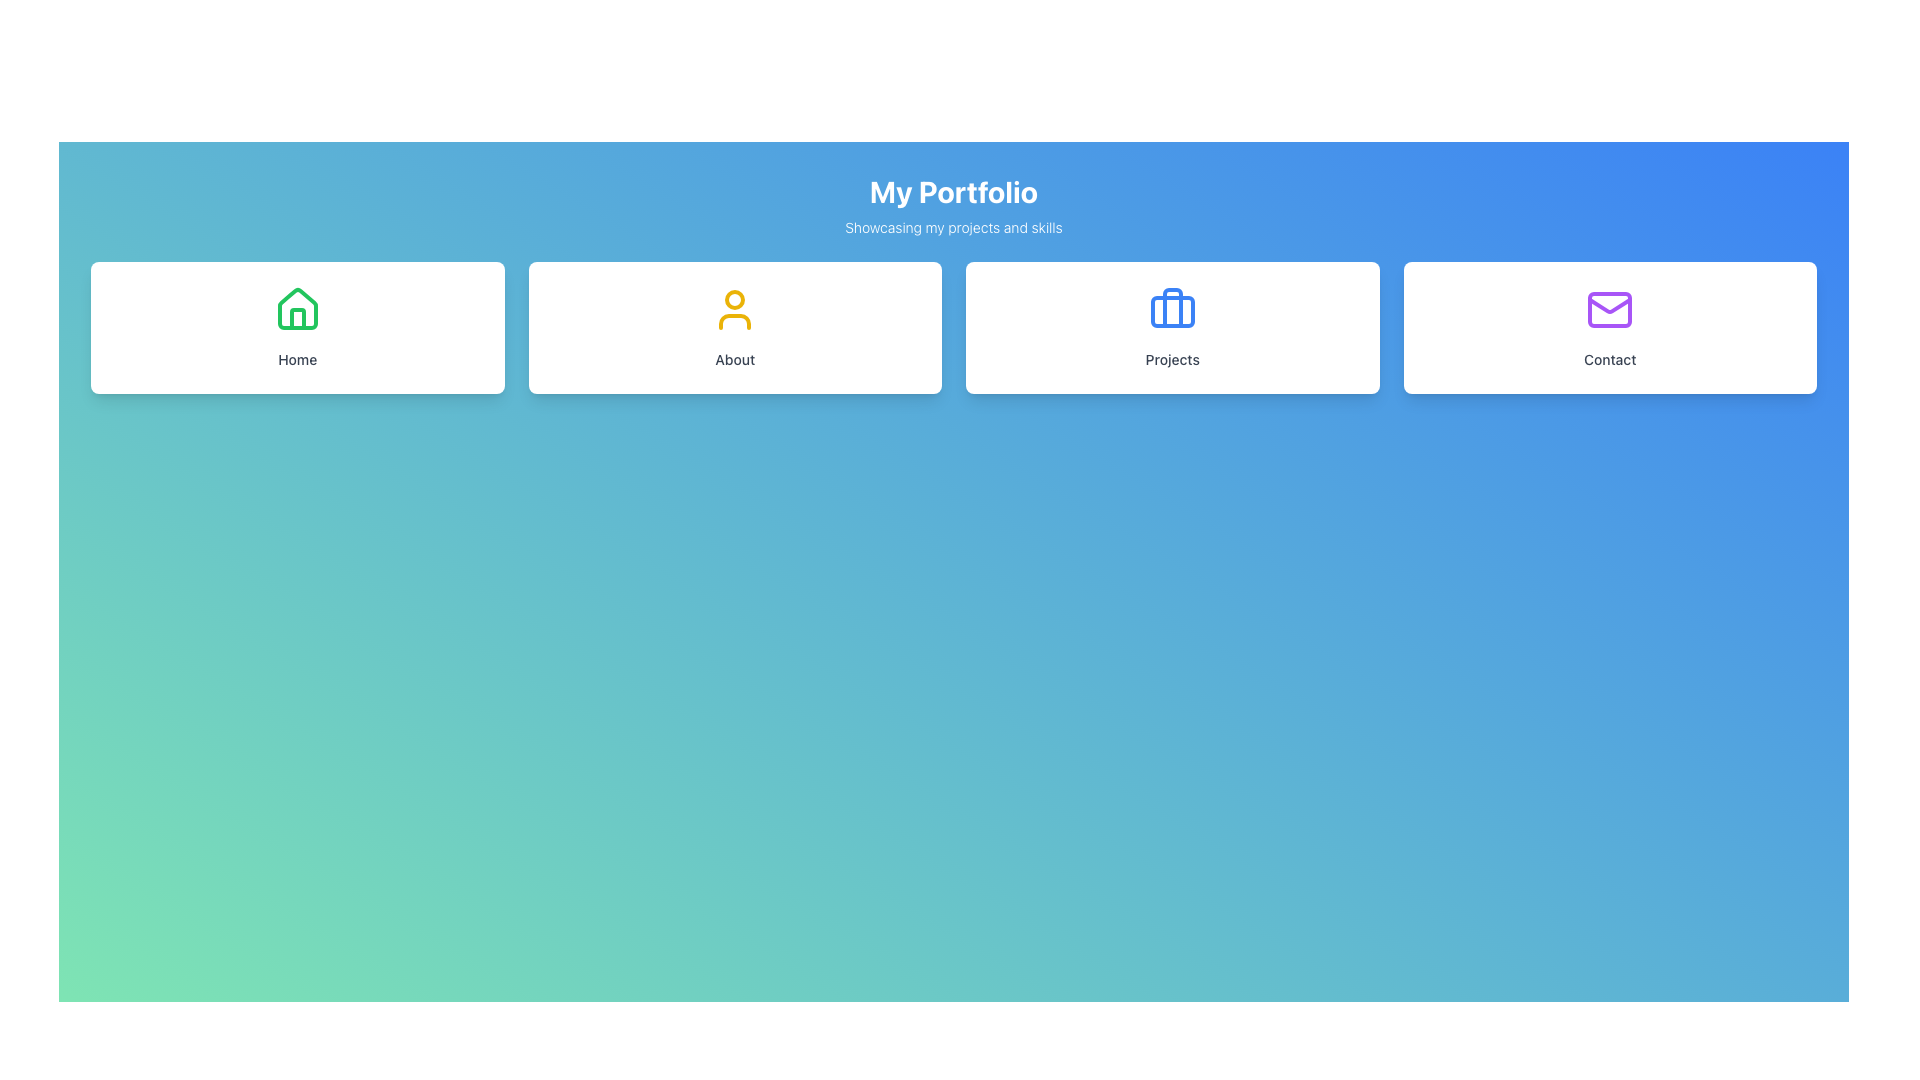 The height and width of the screenshot is (1080, 1920). What do you see at coordinates (1172, 308) in the screenshot?
I see `the vertical rectangular handle of the briefcase icon located in the center of the third option from the left in the main interface row` at bounding box center [1172, 308].